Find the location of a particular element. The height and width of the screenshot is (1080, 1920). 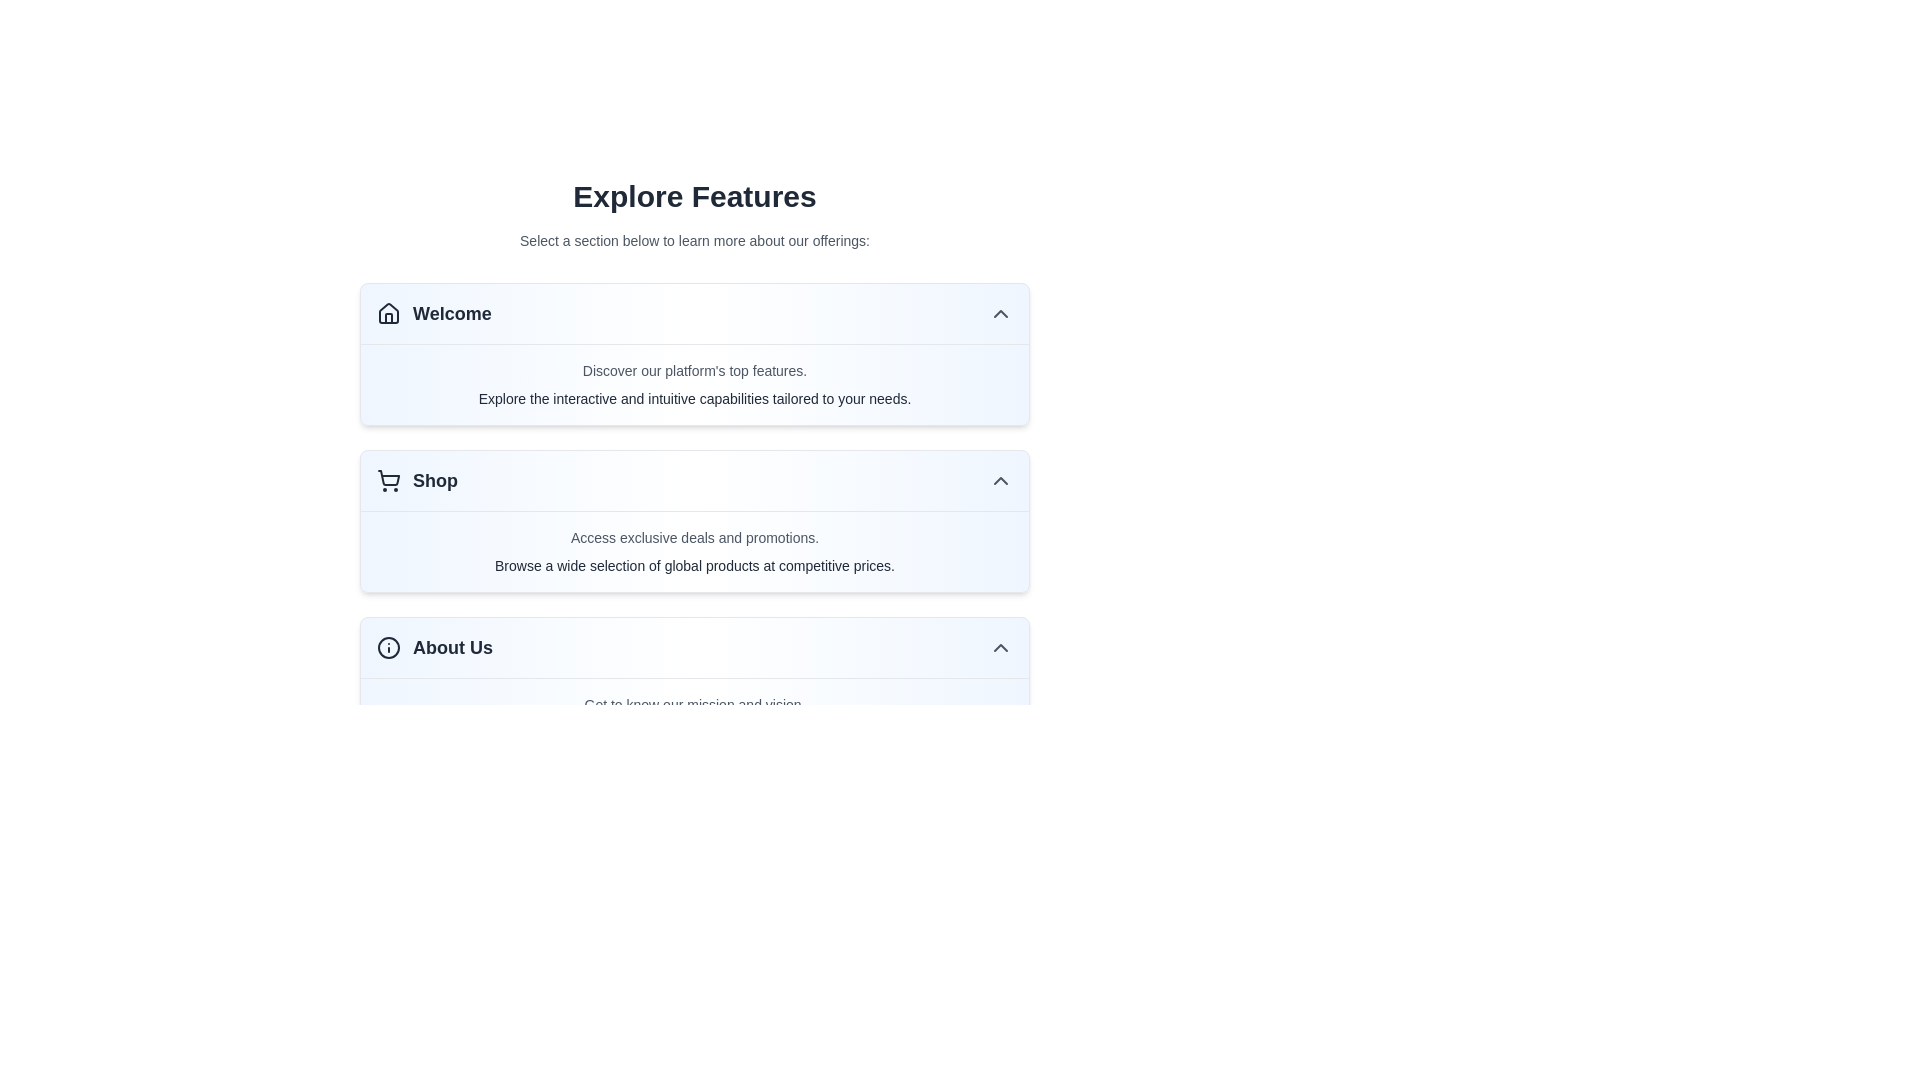

the vector graphic representing the shopping cart icon in the 'Shop' section of the interface is located at coordinates (388, 478).